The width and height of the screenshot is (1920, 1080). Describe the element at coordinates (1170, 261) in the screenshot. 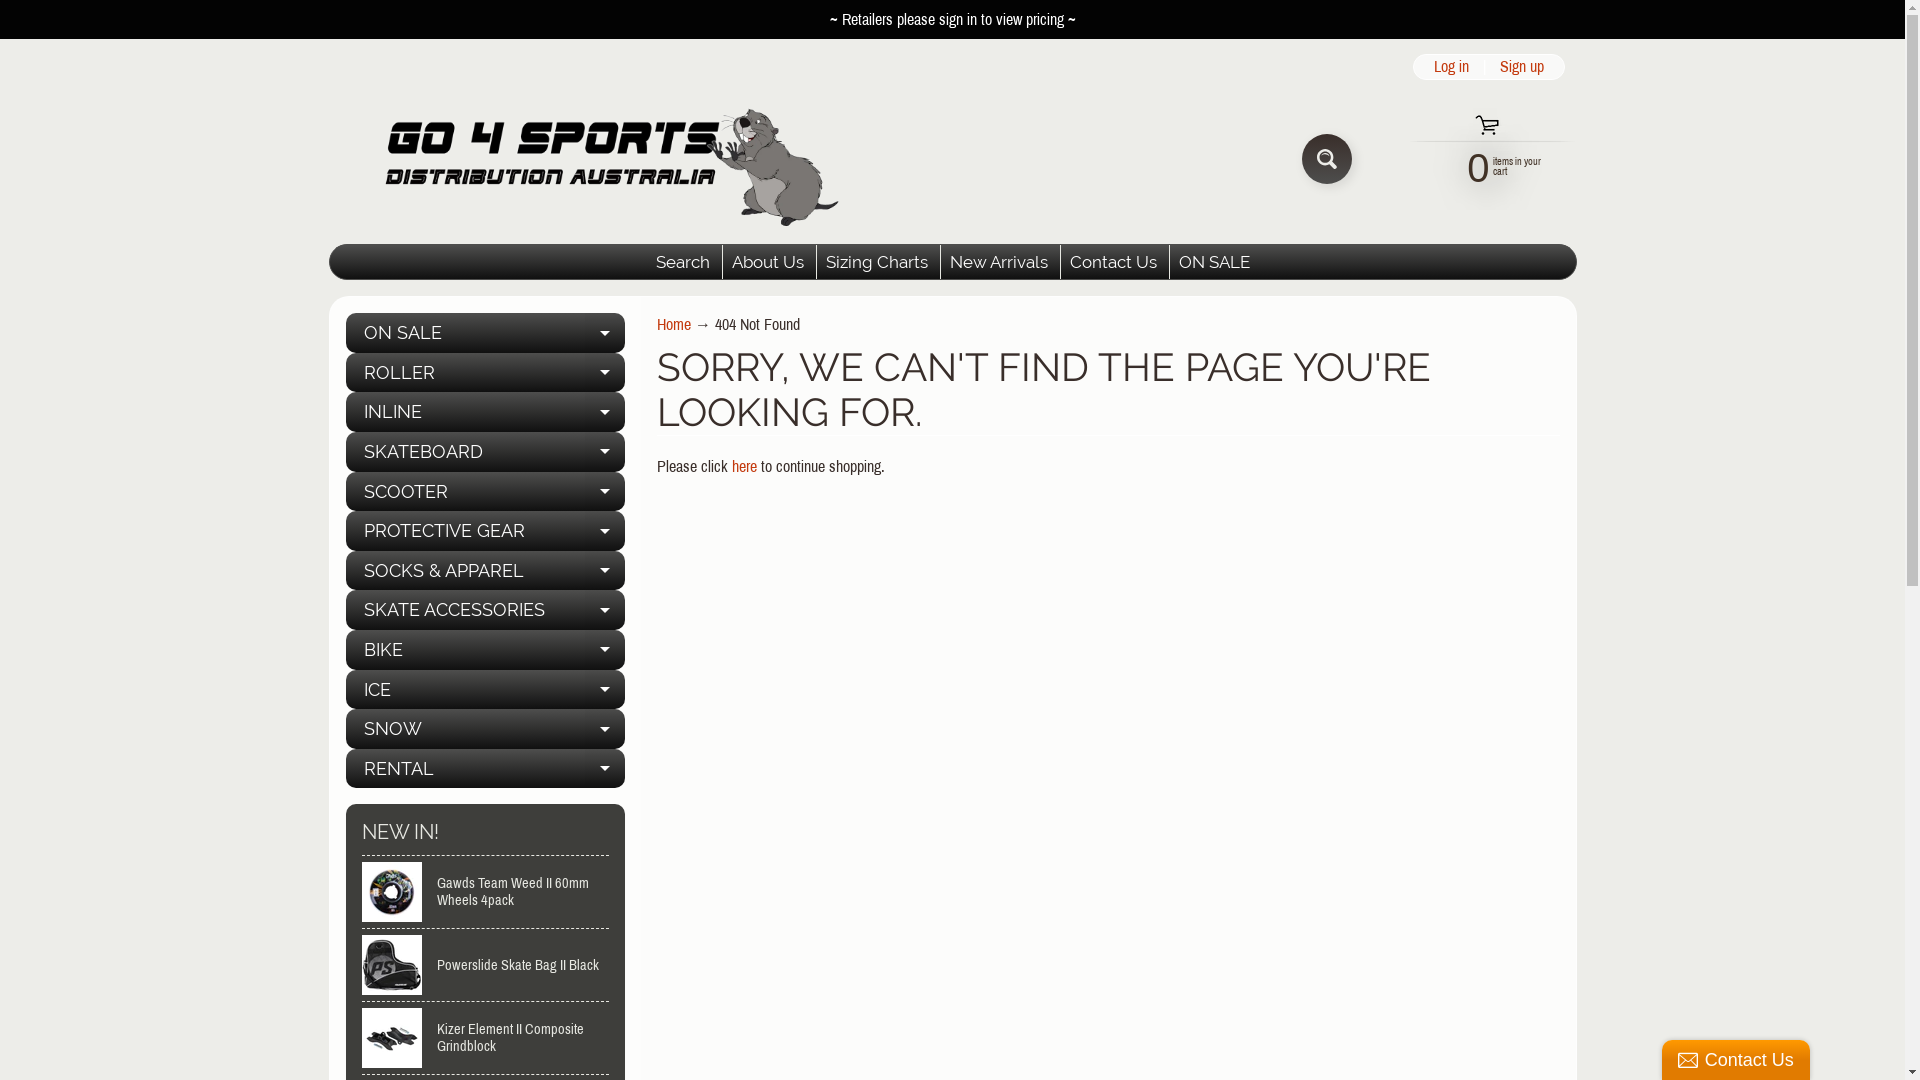

I see `'ON SALE'` at that location.